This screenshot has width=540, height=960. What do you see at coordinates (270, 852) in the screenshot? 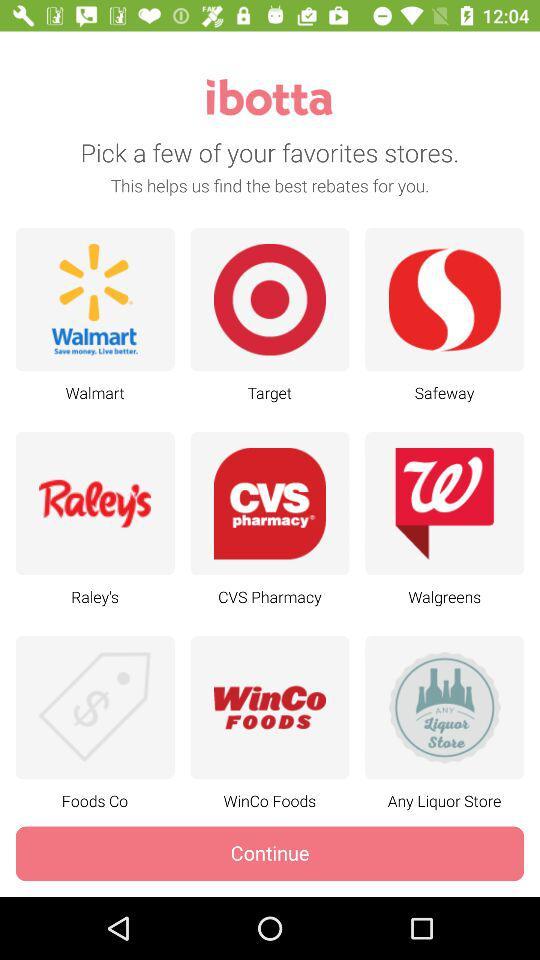
I see `continue icon` at bounding box center [270, 852].